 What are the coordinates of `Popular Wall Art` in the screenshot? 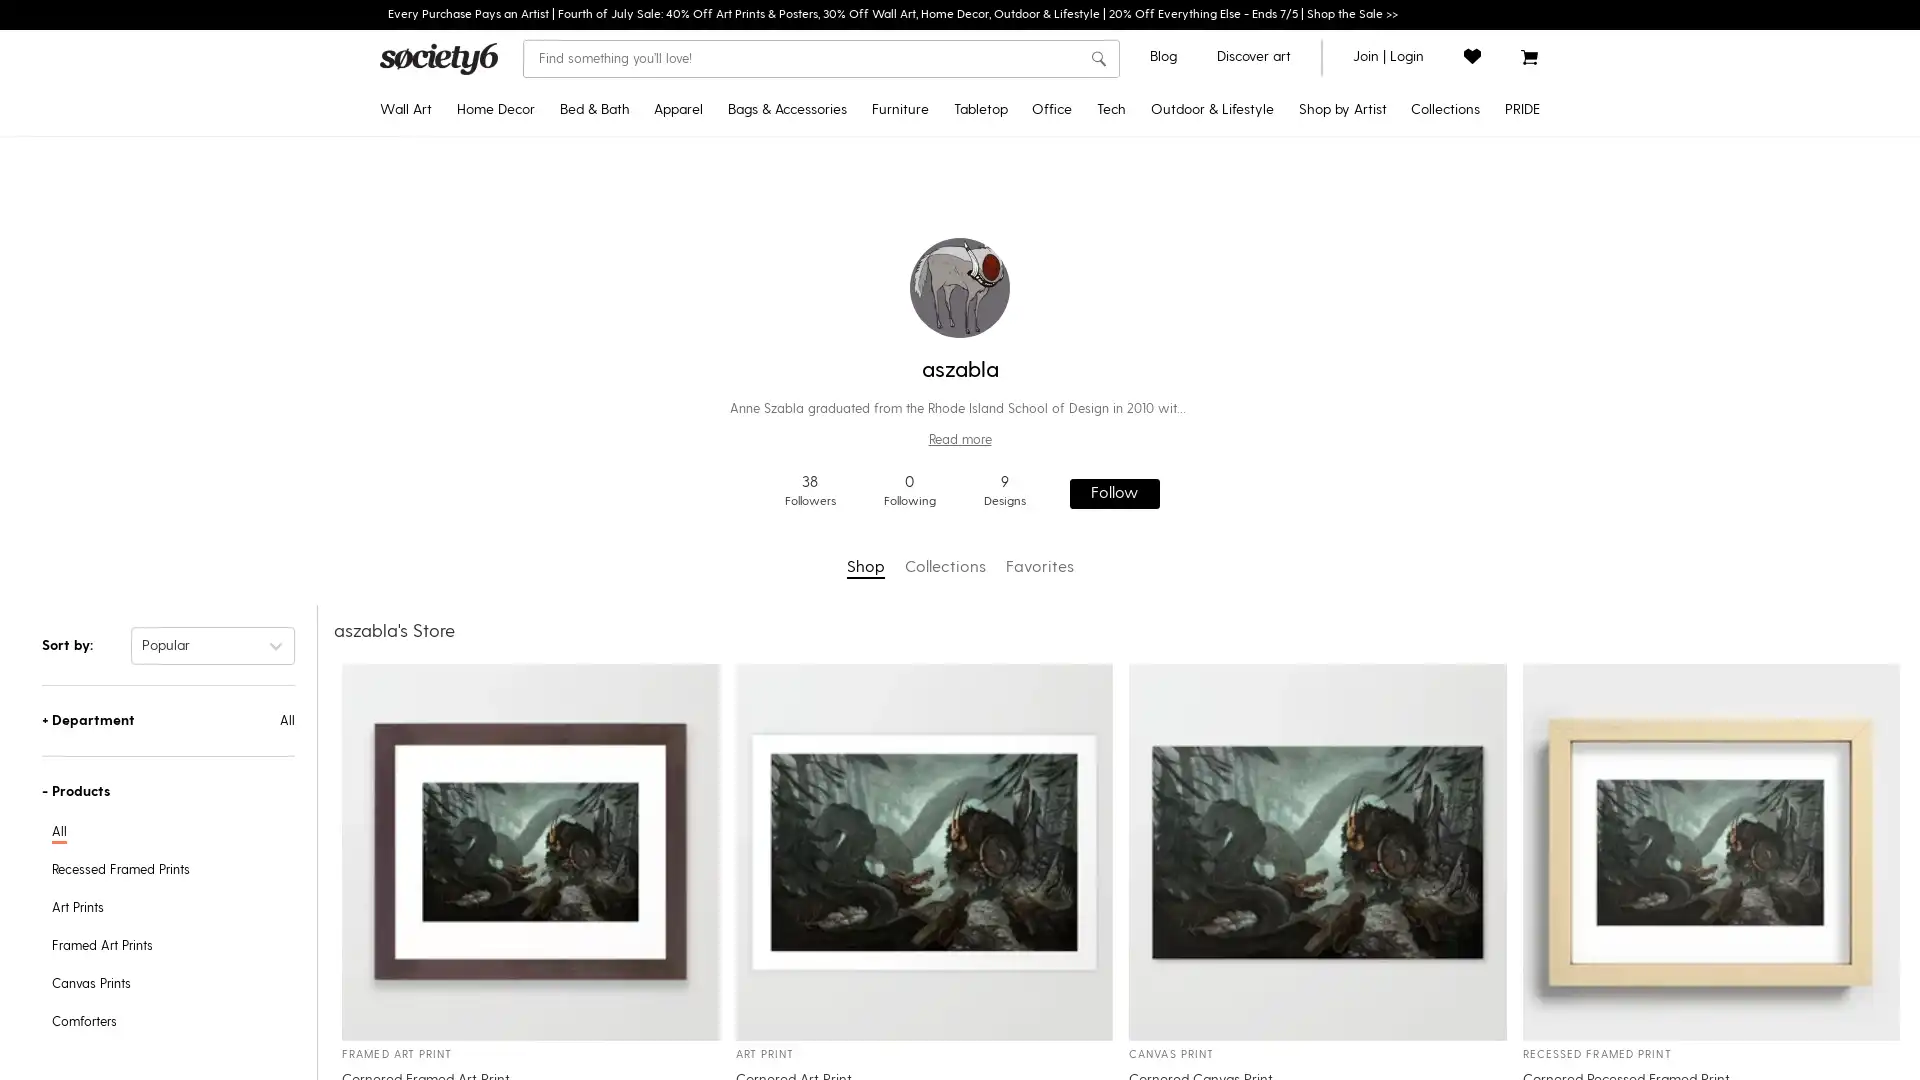 It's located at (1371, 289).